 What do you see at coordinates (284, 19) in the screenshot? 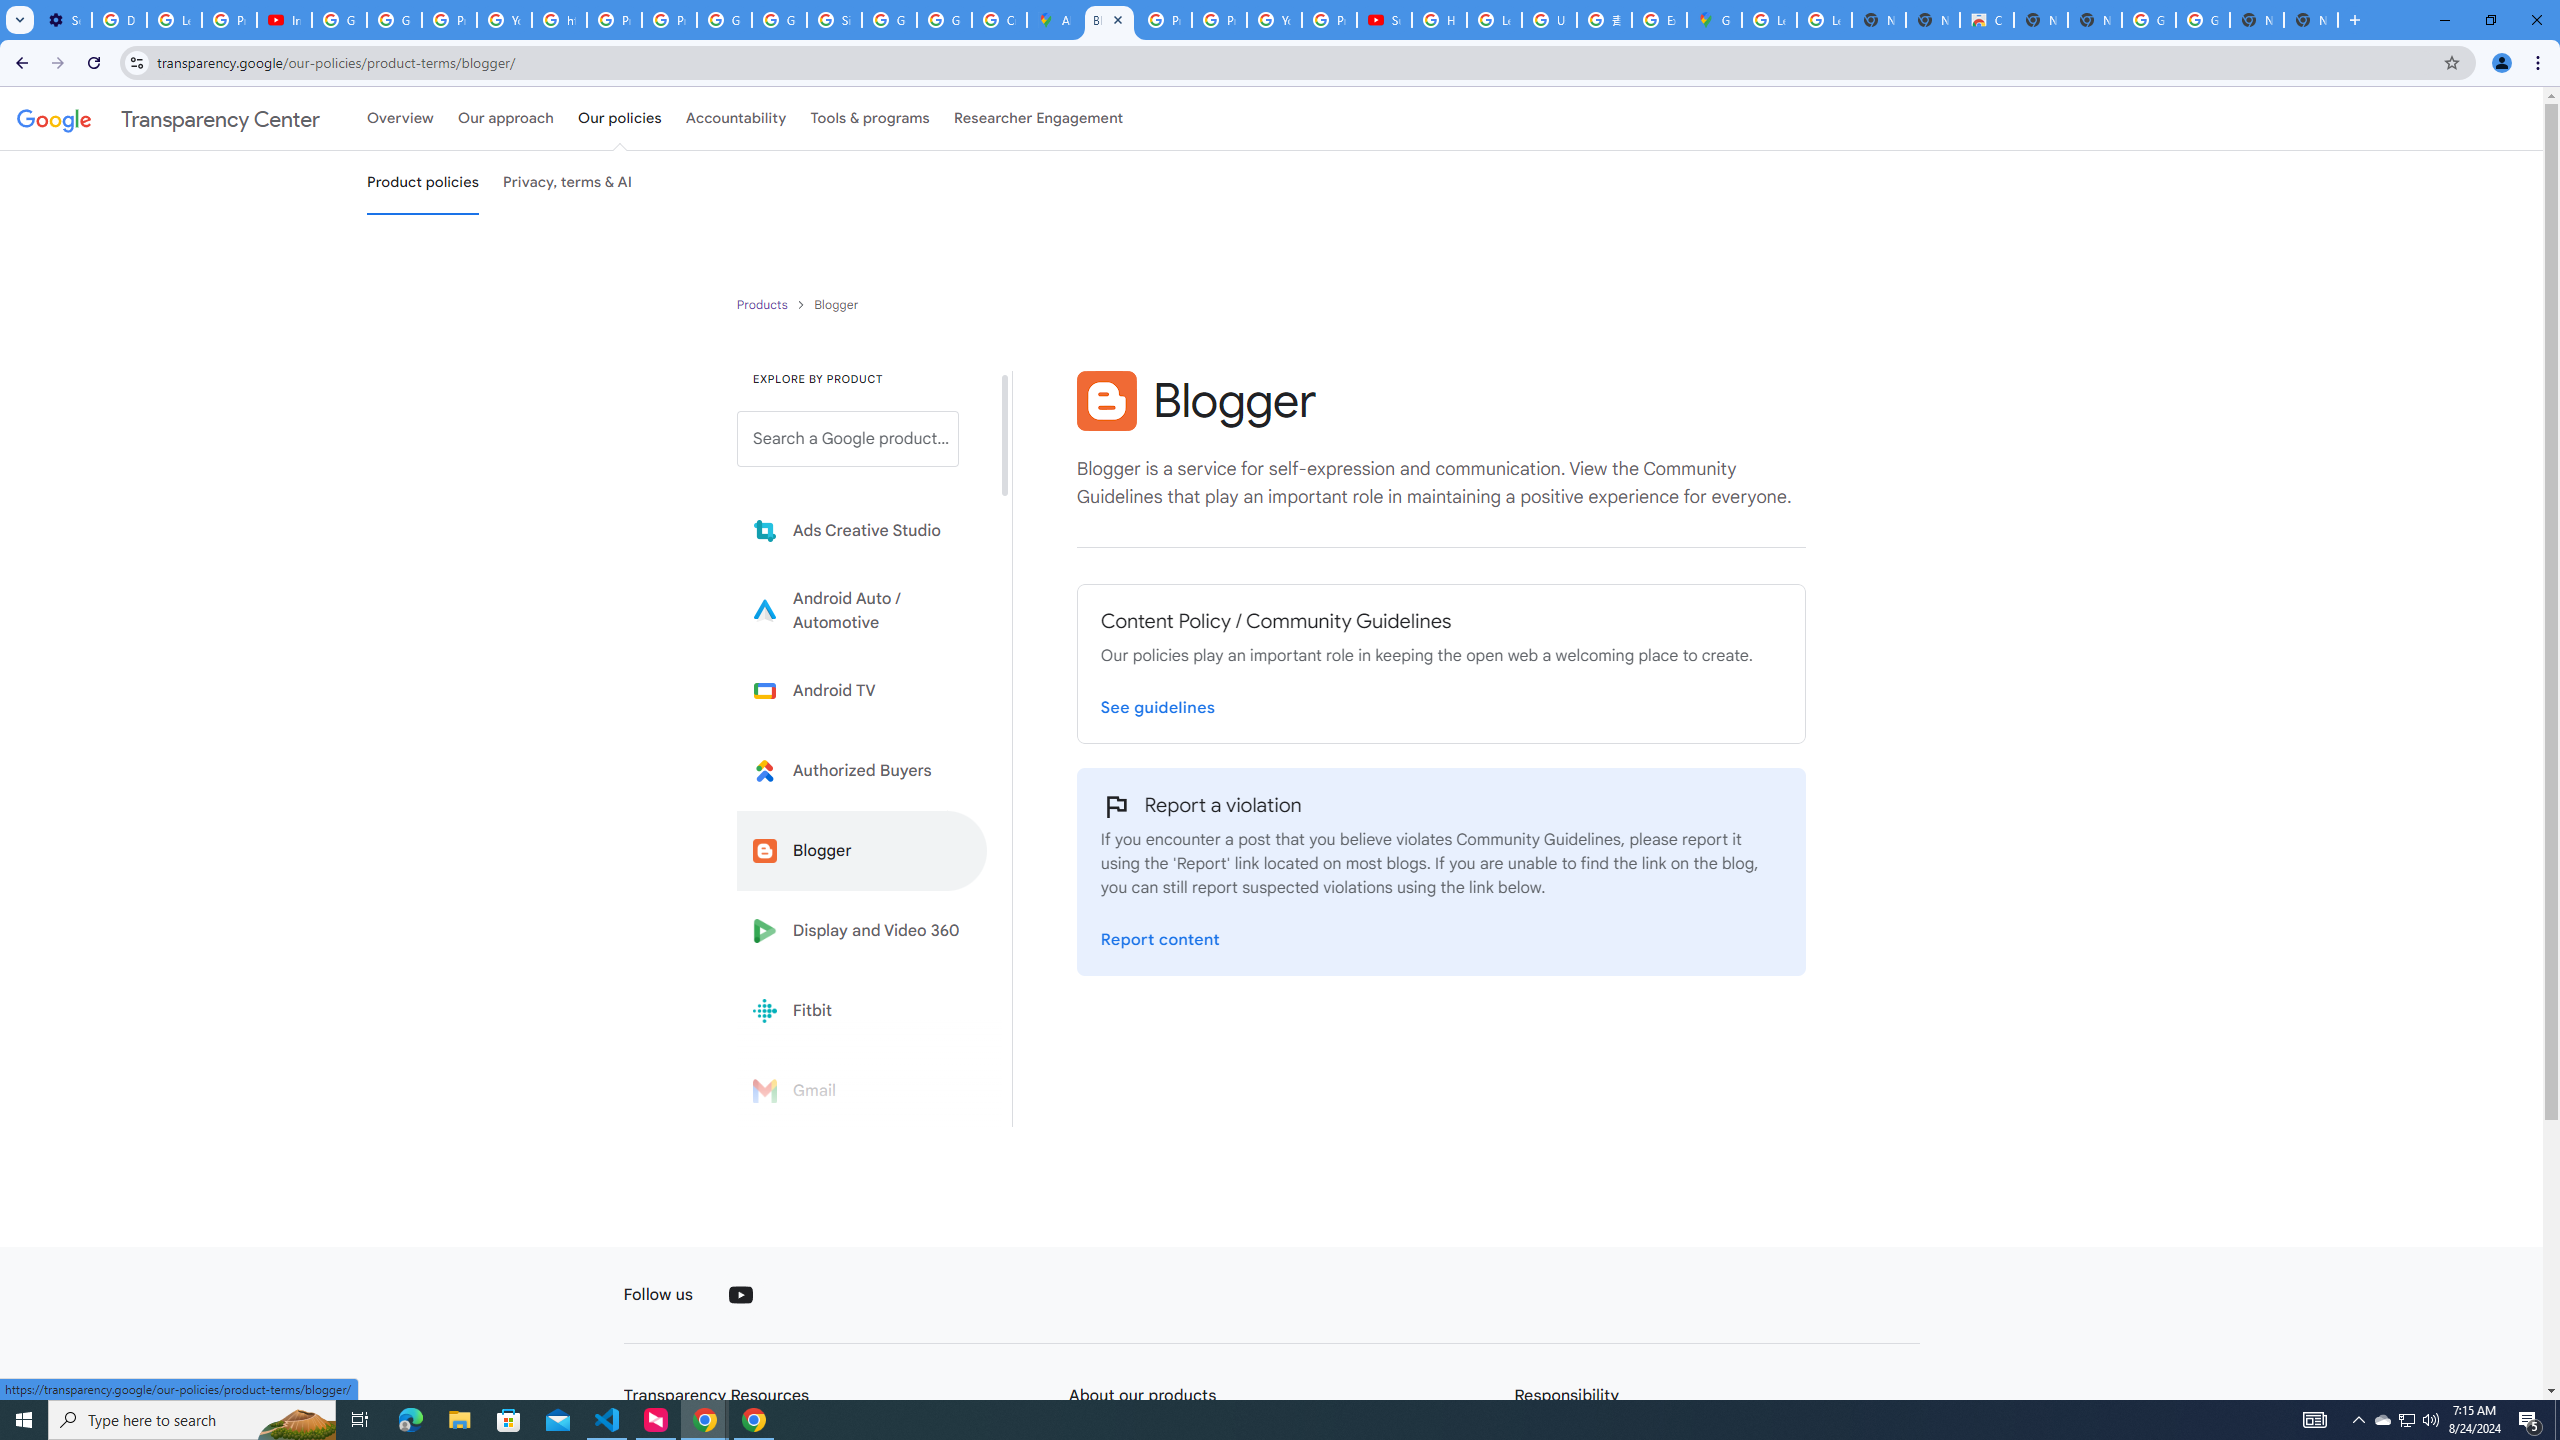
I see `'Introduction | Google Privacy Policy - YouTube'` at bounding box center [284, 19].